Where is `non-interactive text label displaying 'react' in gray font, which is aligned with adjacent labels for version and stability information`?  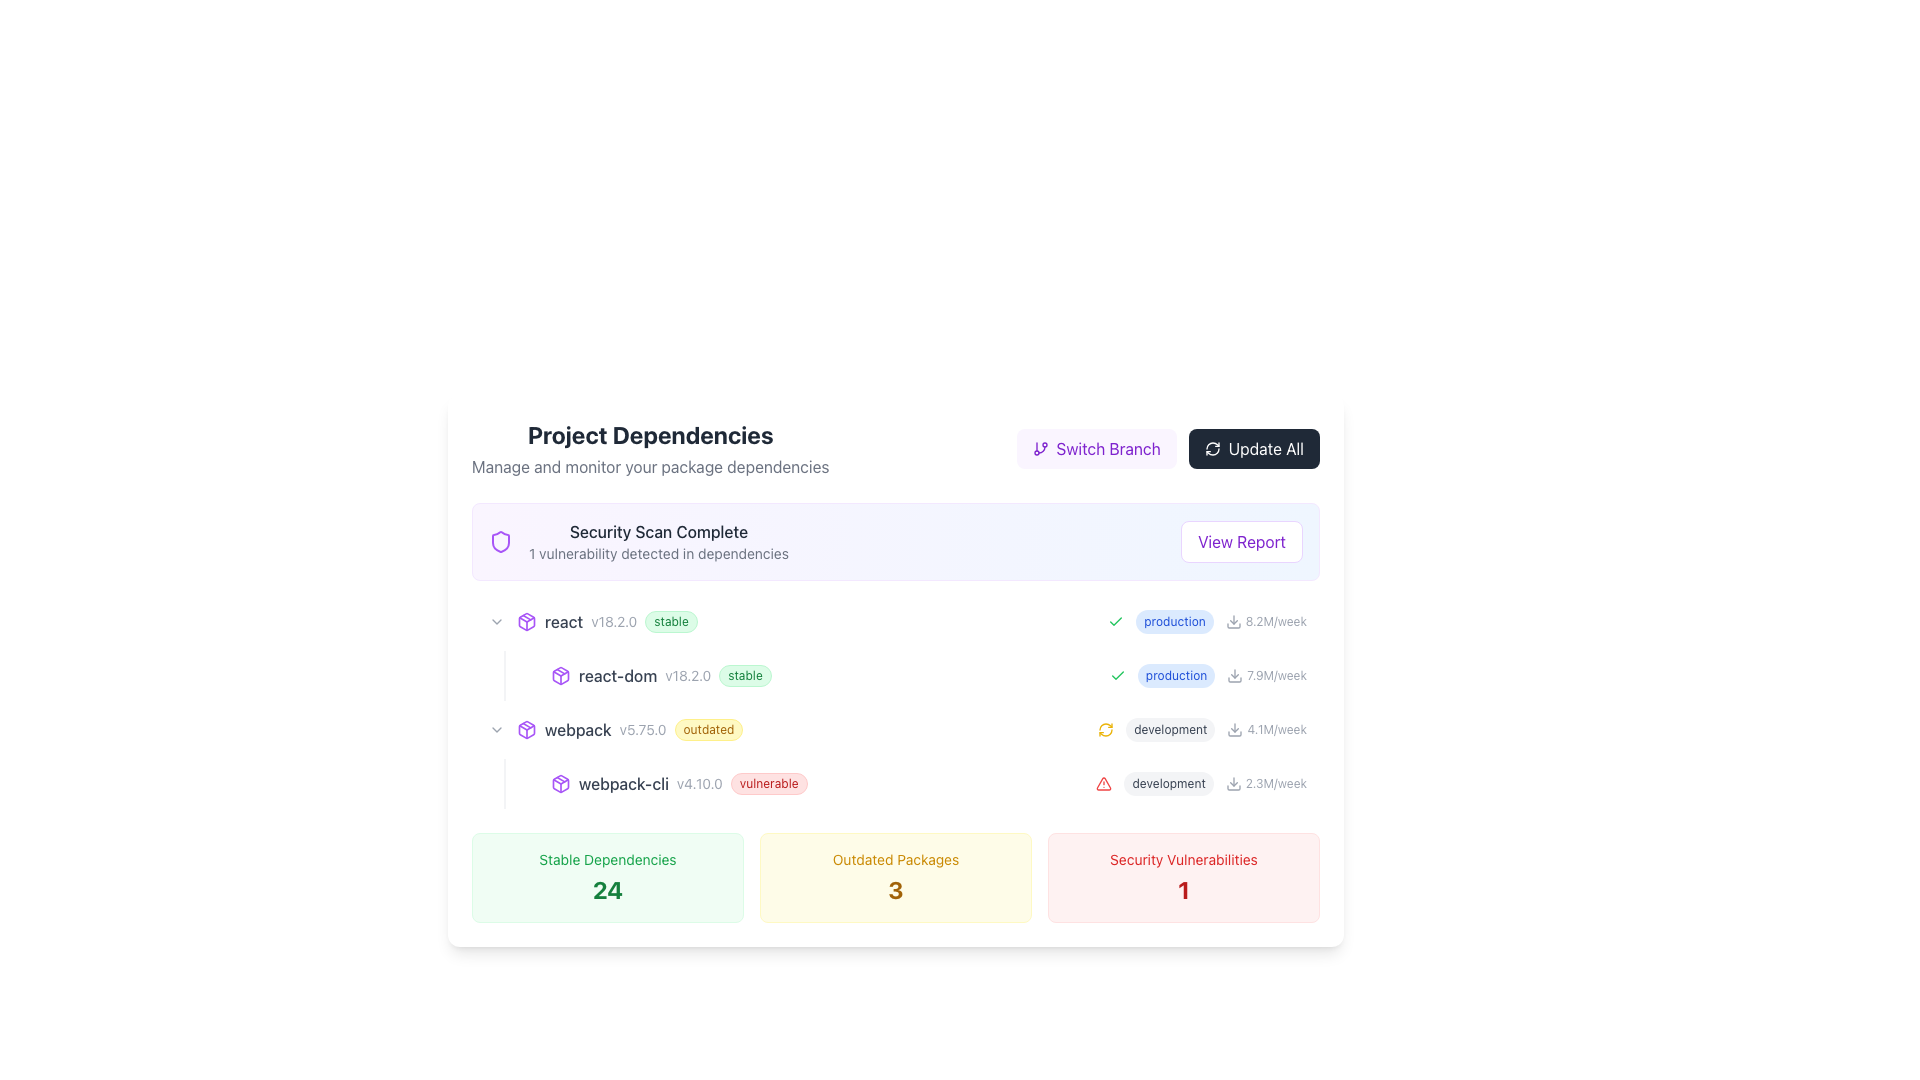 non-interactive text label displaying 'react' in gray font, which is aligned with adjacent labels for version and stability information is located at coordinates (563, 620).